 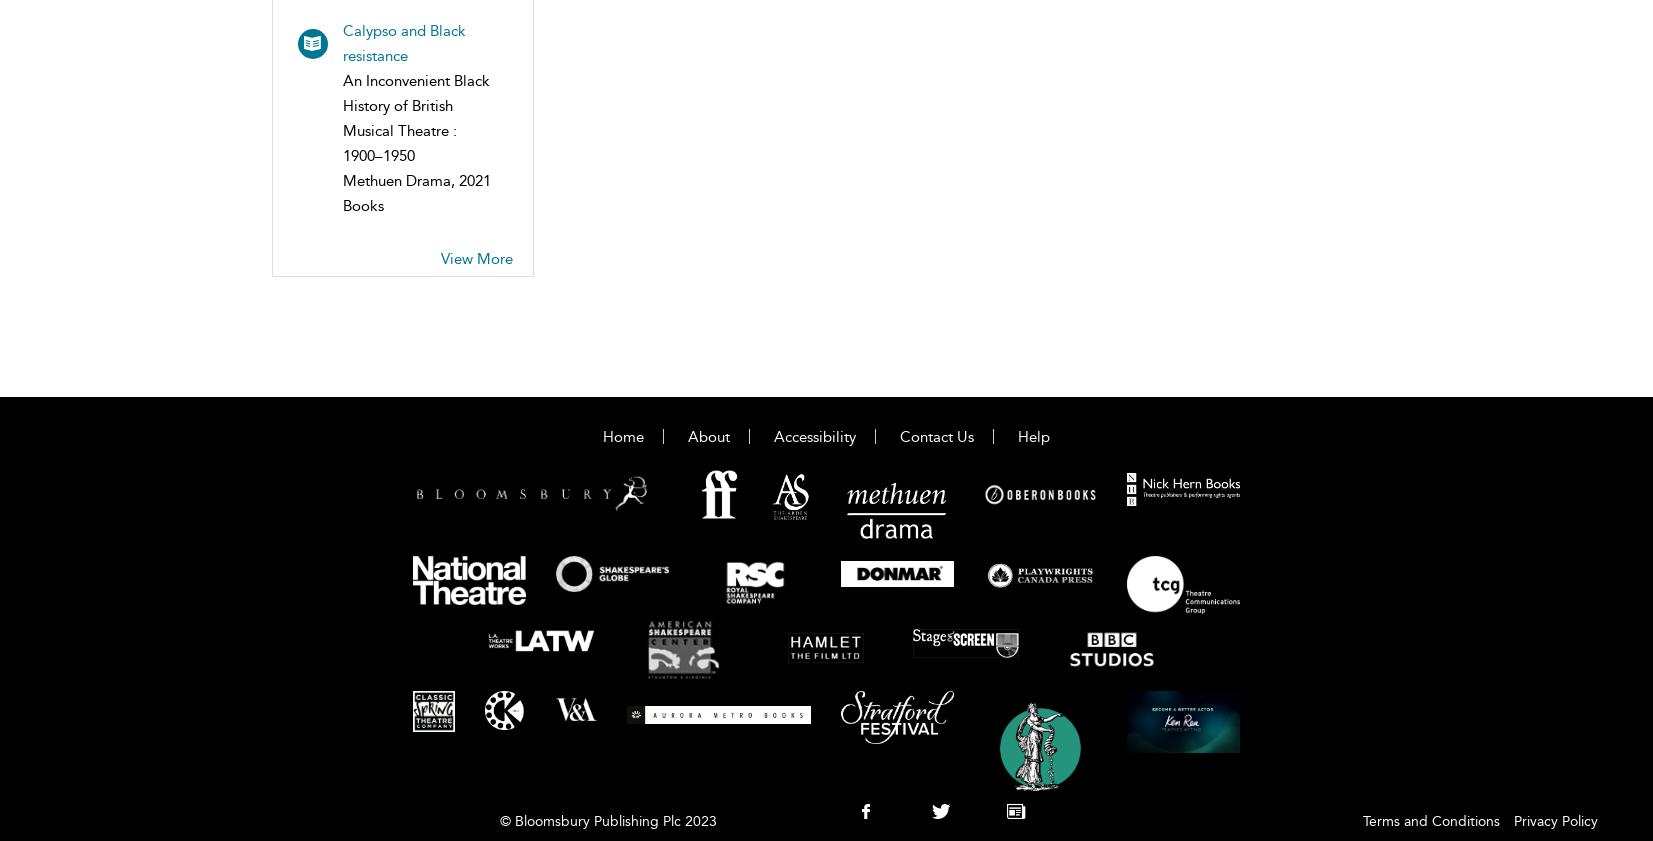 What do you see at coordinates (415, 179) in the screenshot?
I see `'Methuen Drama, 2021'` at bounding box center [415, 179].